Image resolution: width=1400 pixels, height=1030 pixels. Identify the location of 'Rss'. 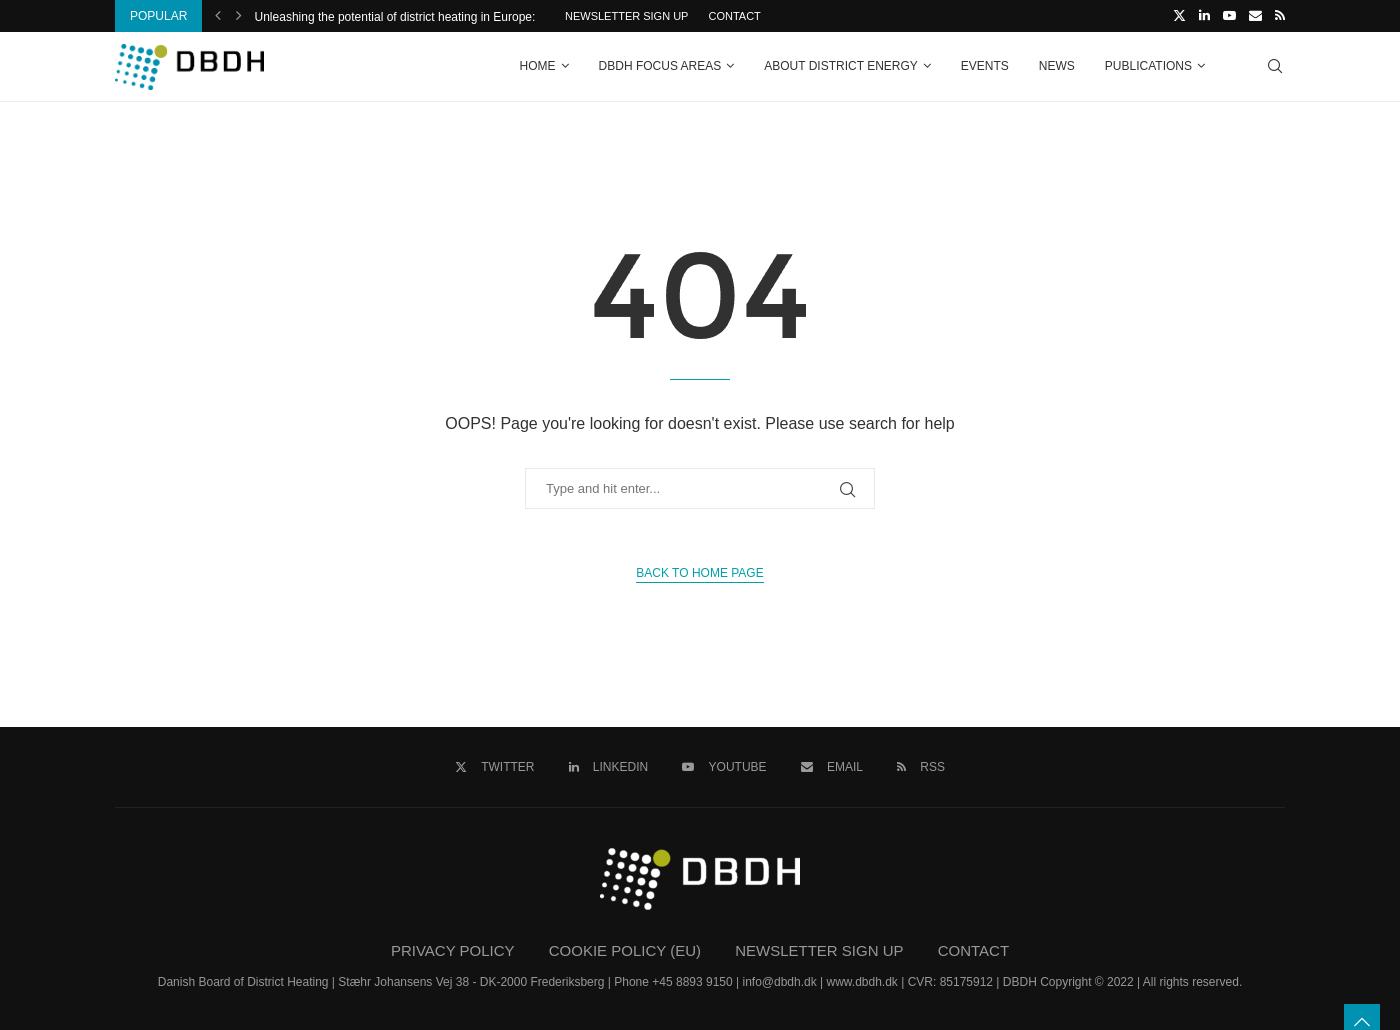
(931, 766).